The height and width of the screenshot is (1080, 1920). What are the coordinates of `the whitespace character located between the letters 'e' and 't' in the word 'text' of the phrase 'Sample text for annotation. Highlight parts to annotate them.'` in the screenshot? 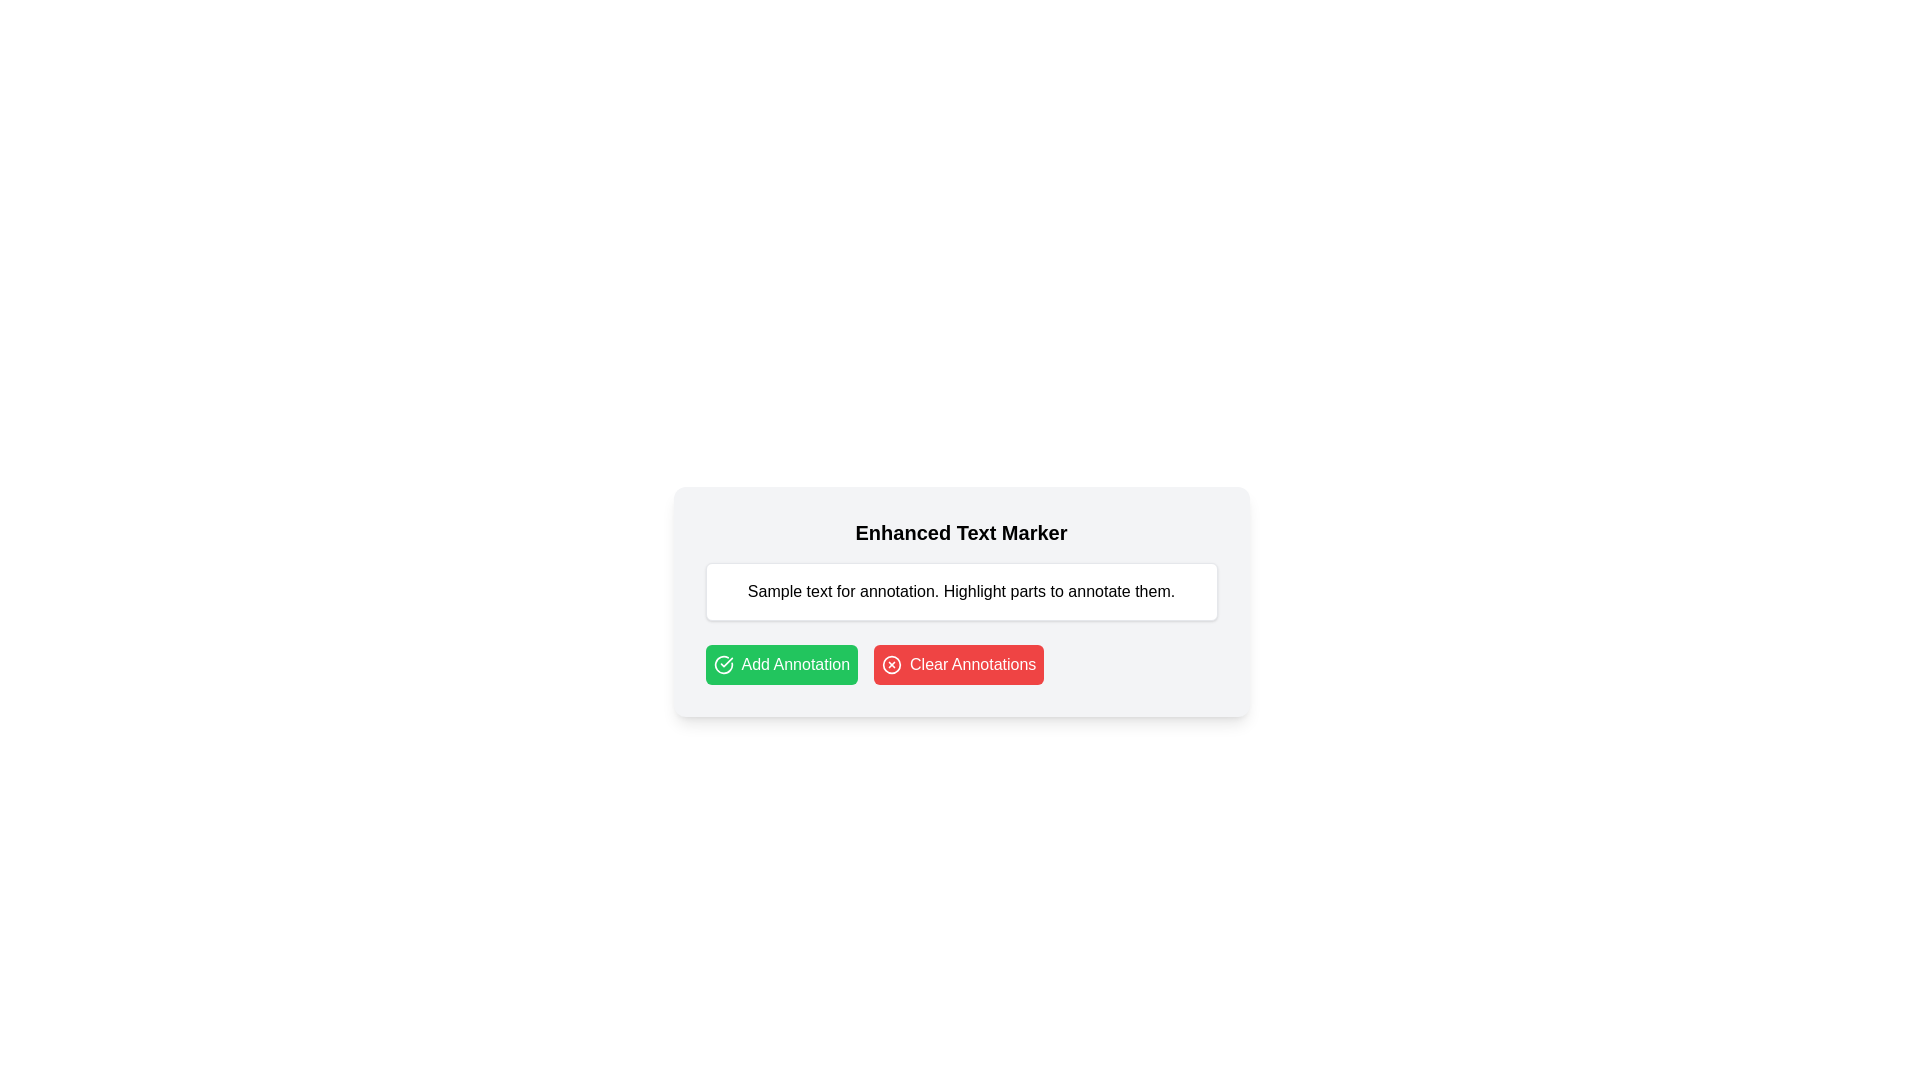 It's located at (804, 590).